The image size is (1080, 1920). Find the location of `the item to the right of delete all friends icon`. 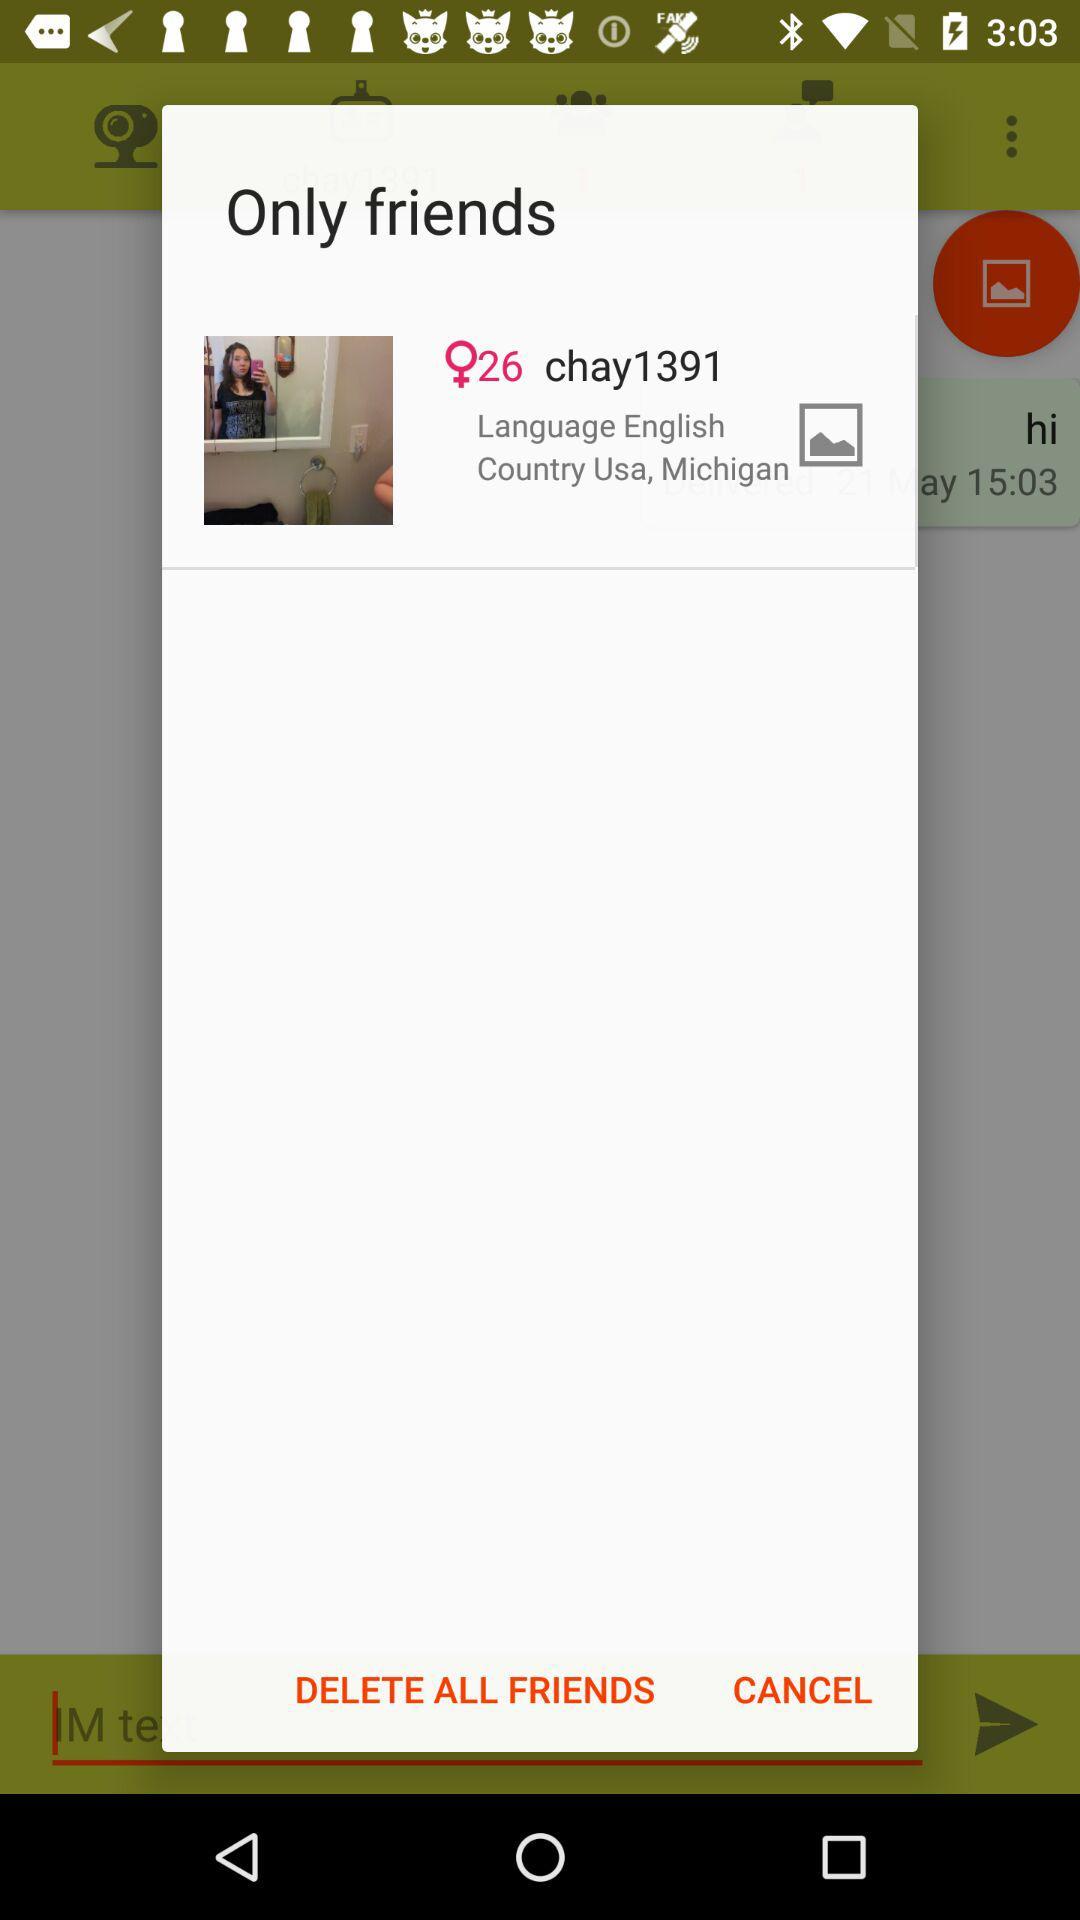

the item to the right of delete all friends icon is located at coordinates (801, 1688).